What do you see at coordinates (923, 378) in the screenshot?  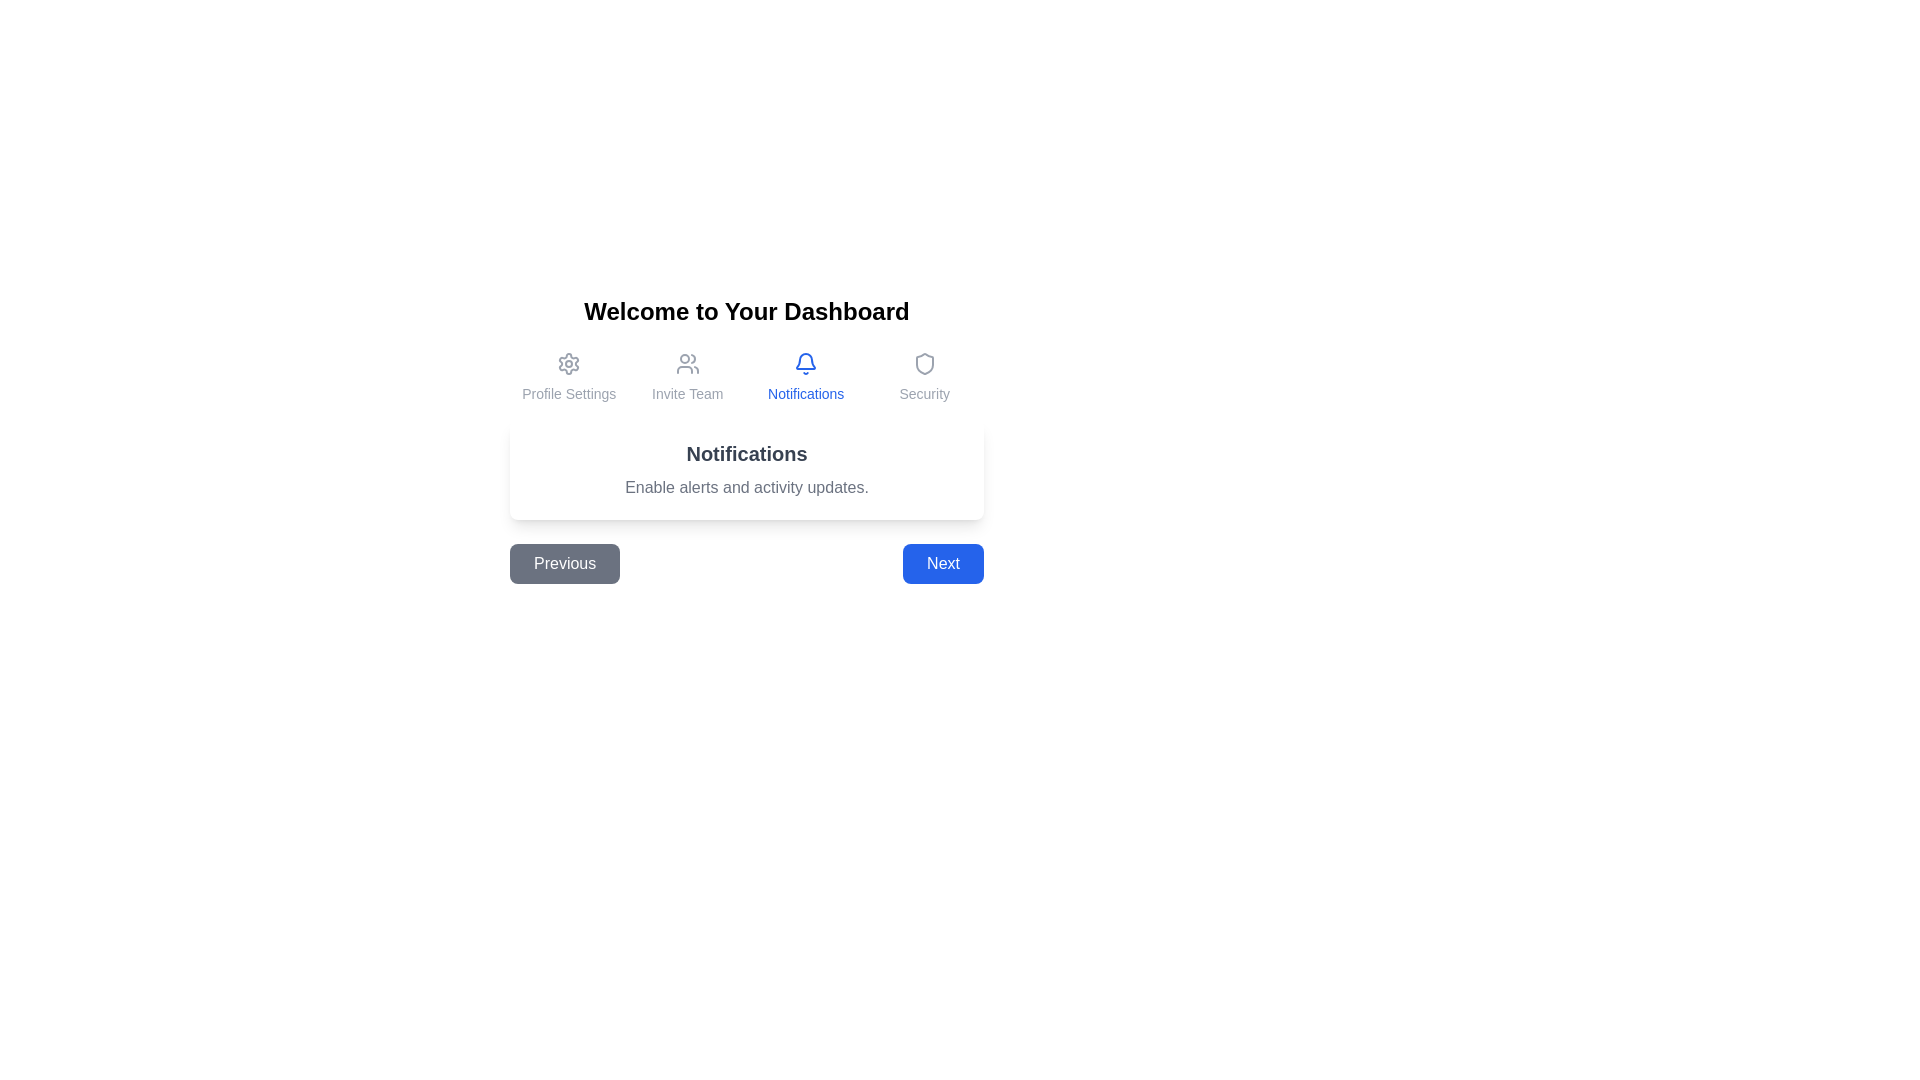 I see `the 'Security' text label with the shield icon, which is the fourth item in a horizontal row located to the far right, styled in light gray` at bounding box center [923, 378].